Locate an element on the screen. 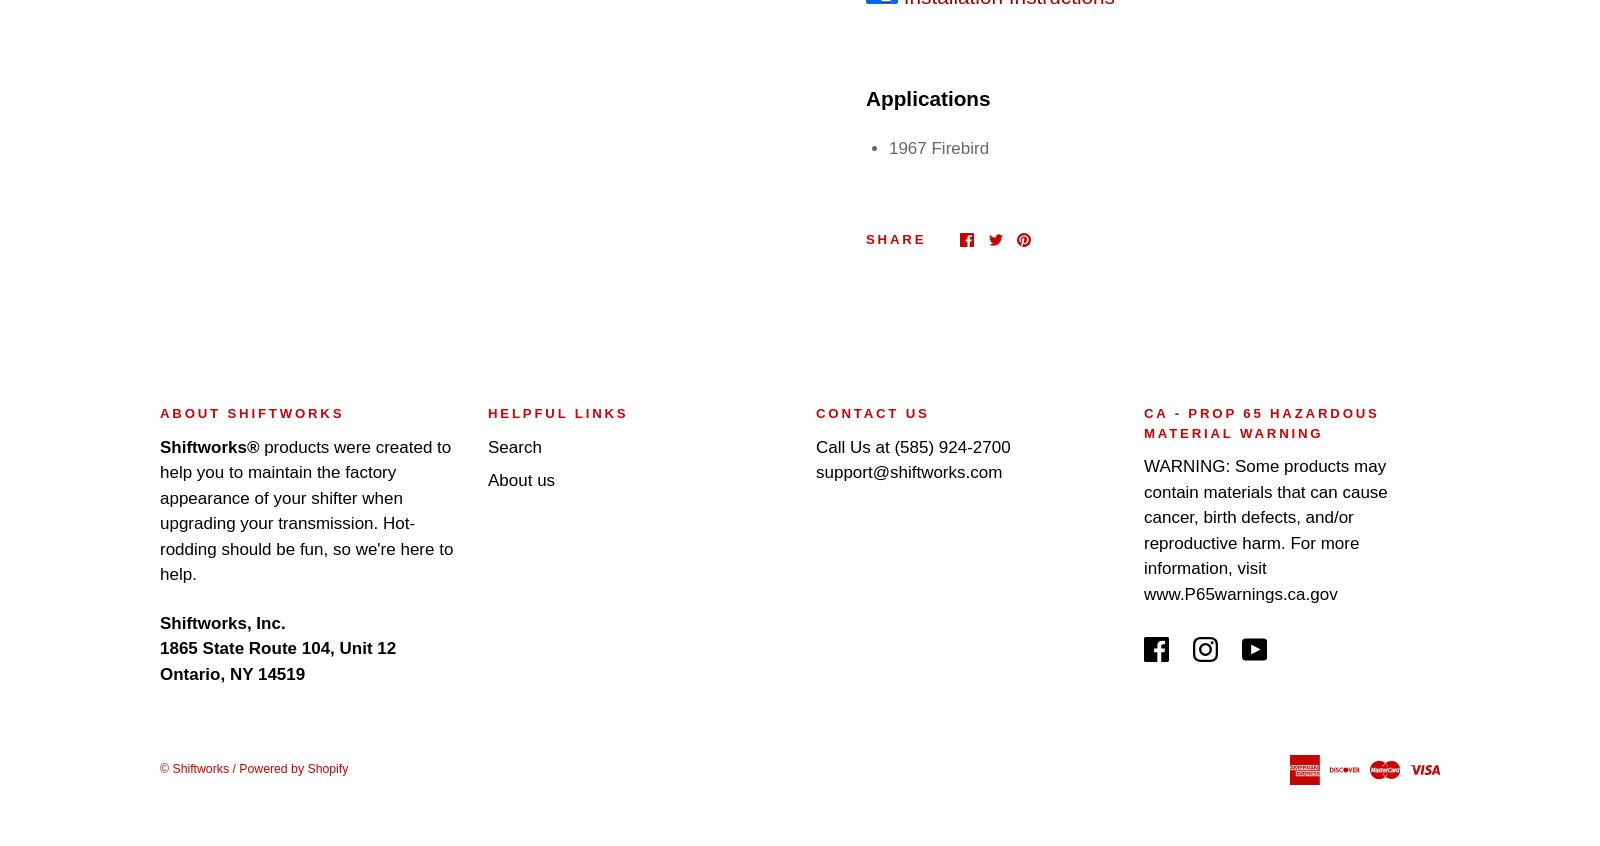 This screenshot has height=846, width=1600. 'Powered by Shopify' is located at coordinates (293, 768).